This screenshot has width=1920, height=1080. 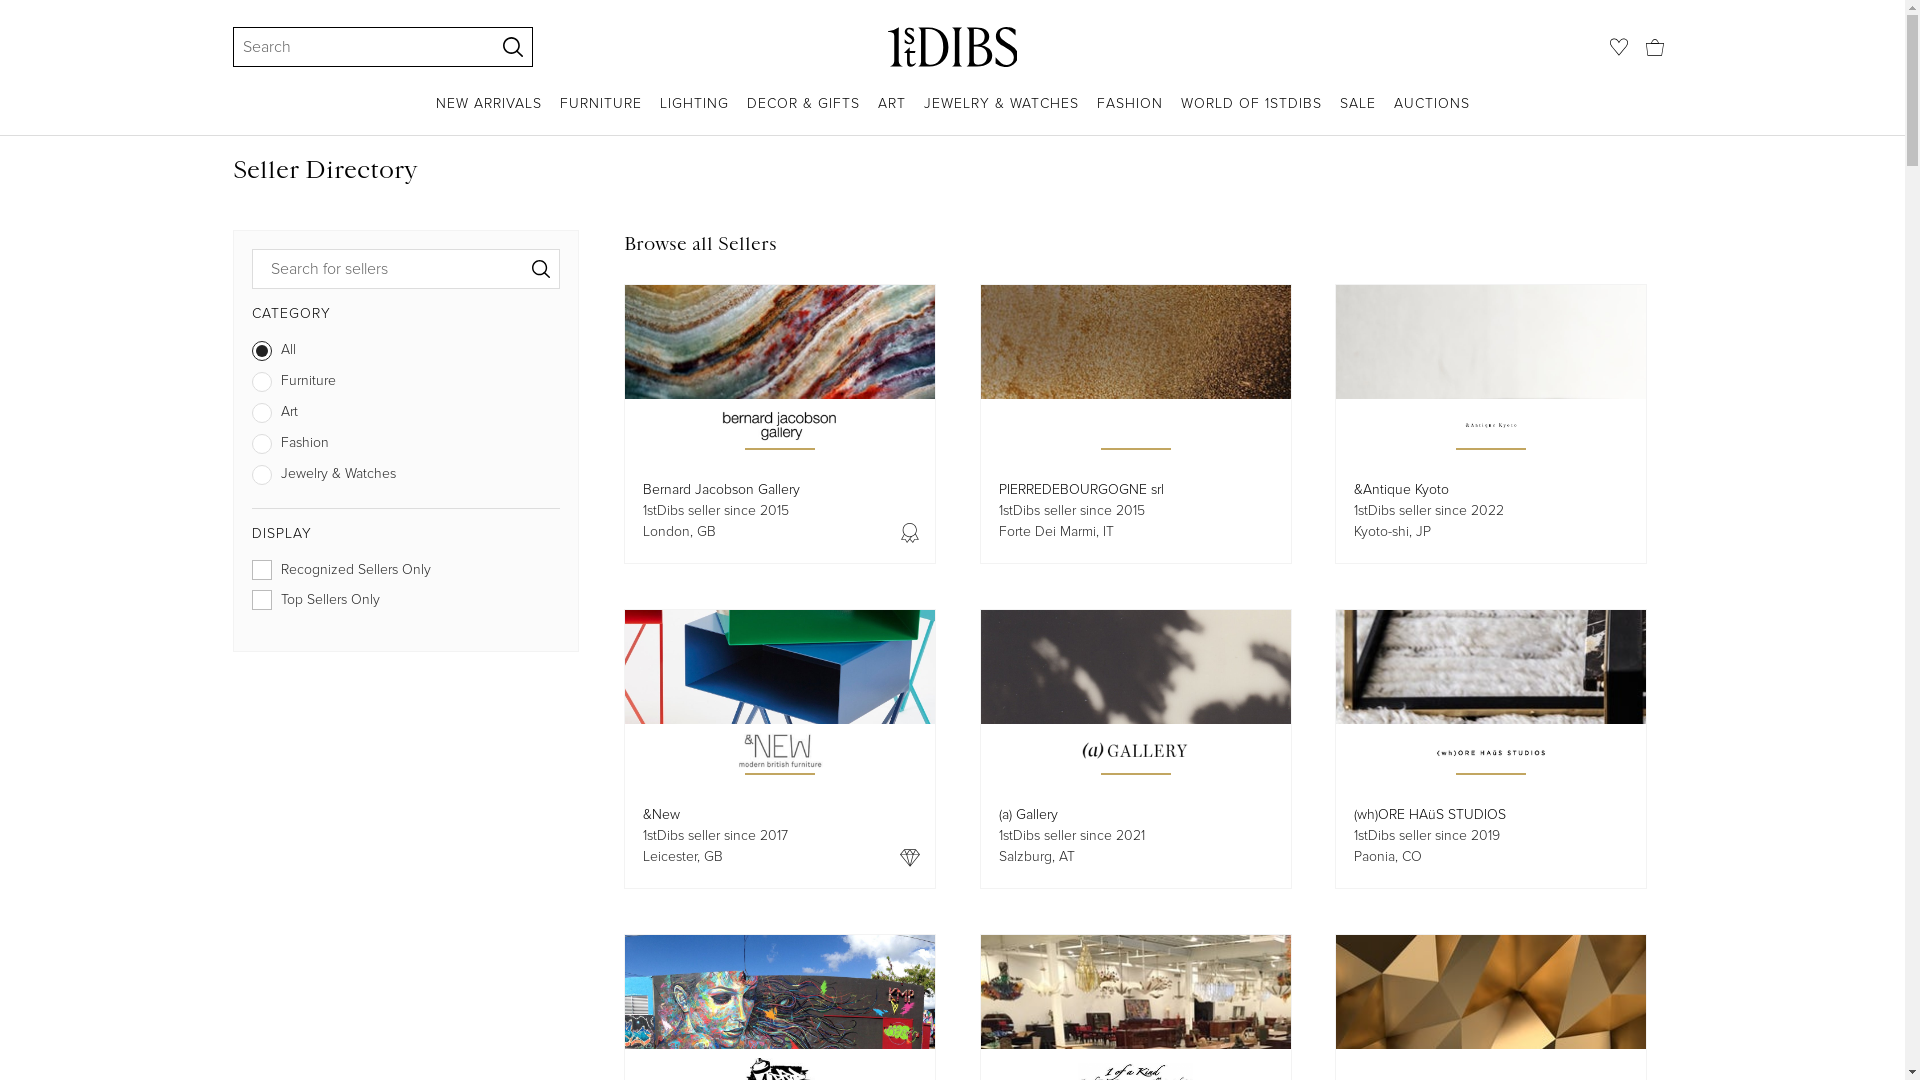 What do you see at coordinates (405, 603) in the screenshot?
I see `'Top Sellers Only'` at bounding box center [405, 603].